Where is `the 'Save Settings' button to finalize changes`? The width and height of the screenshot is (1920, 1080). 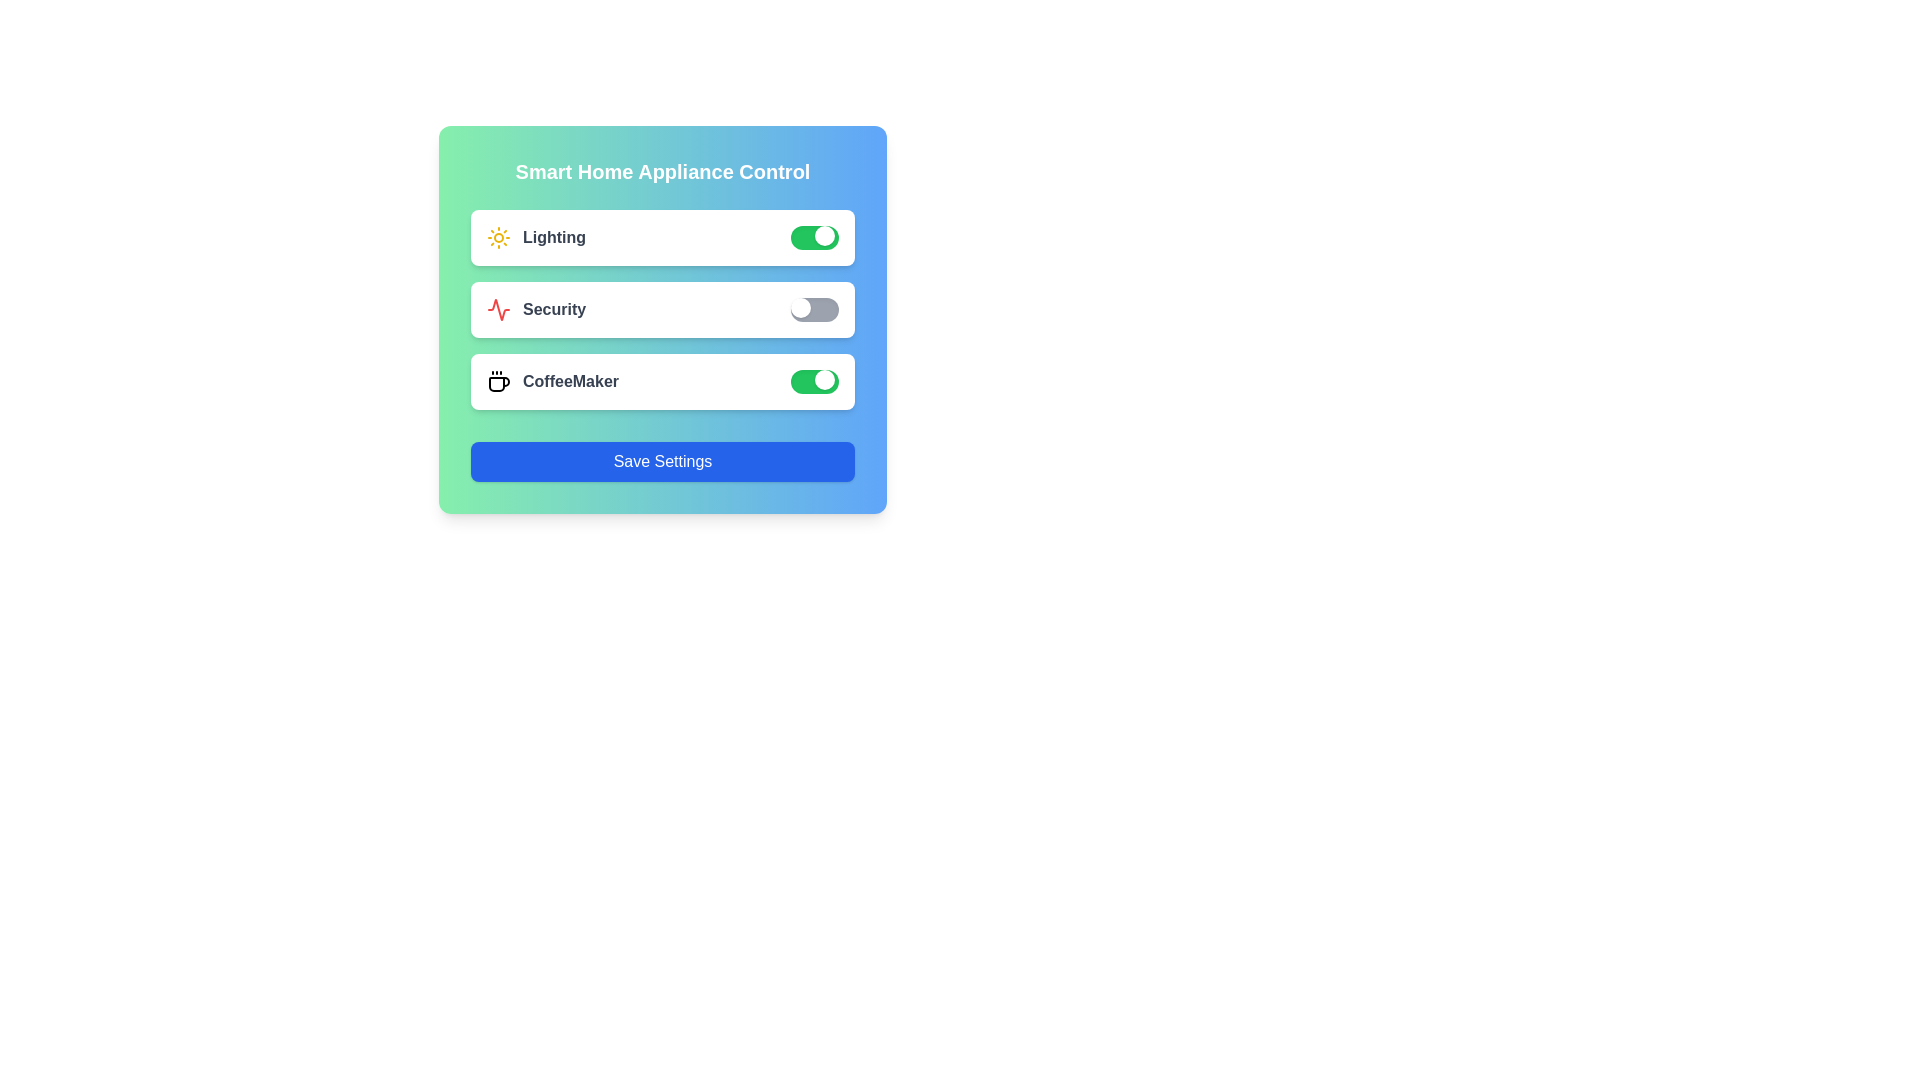
the 'Save Settings' button to finalize changes is located at coordinates (662, 462).